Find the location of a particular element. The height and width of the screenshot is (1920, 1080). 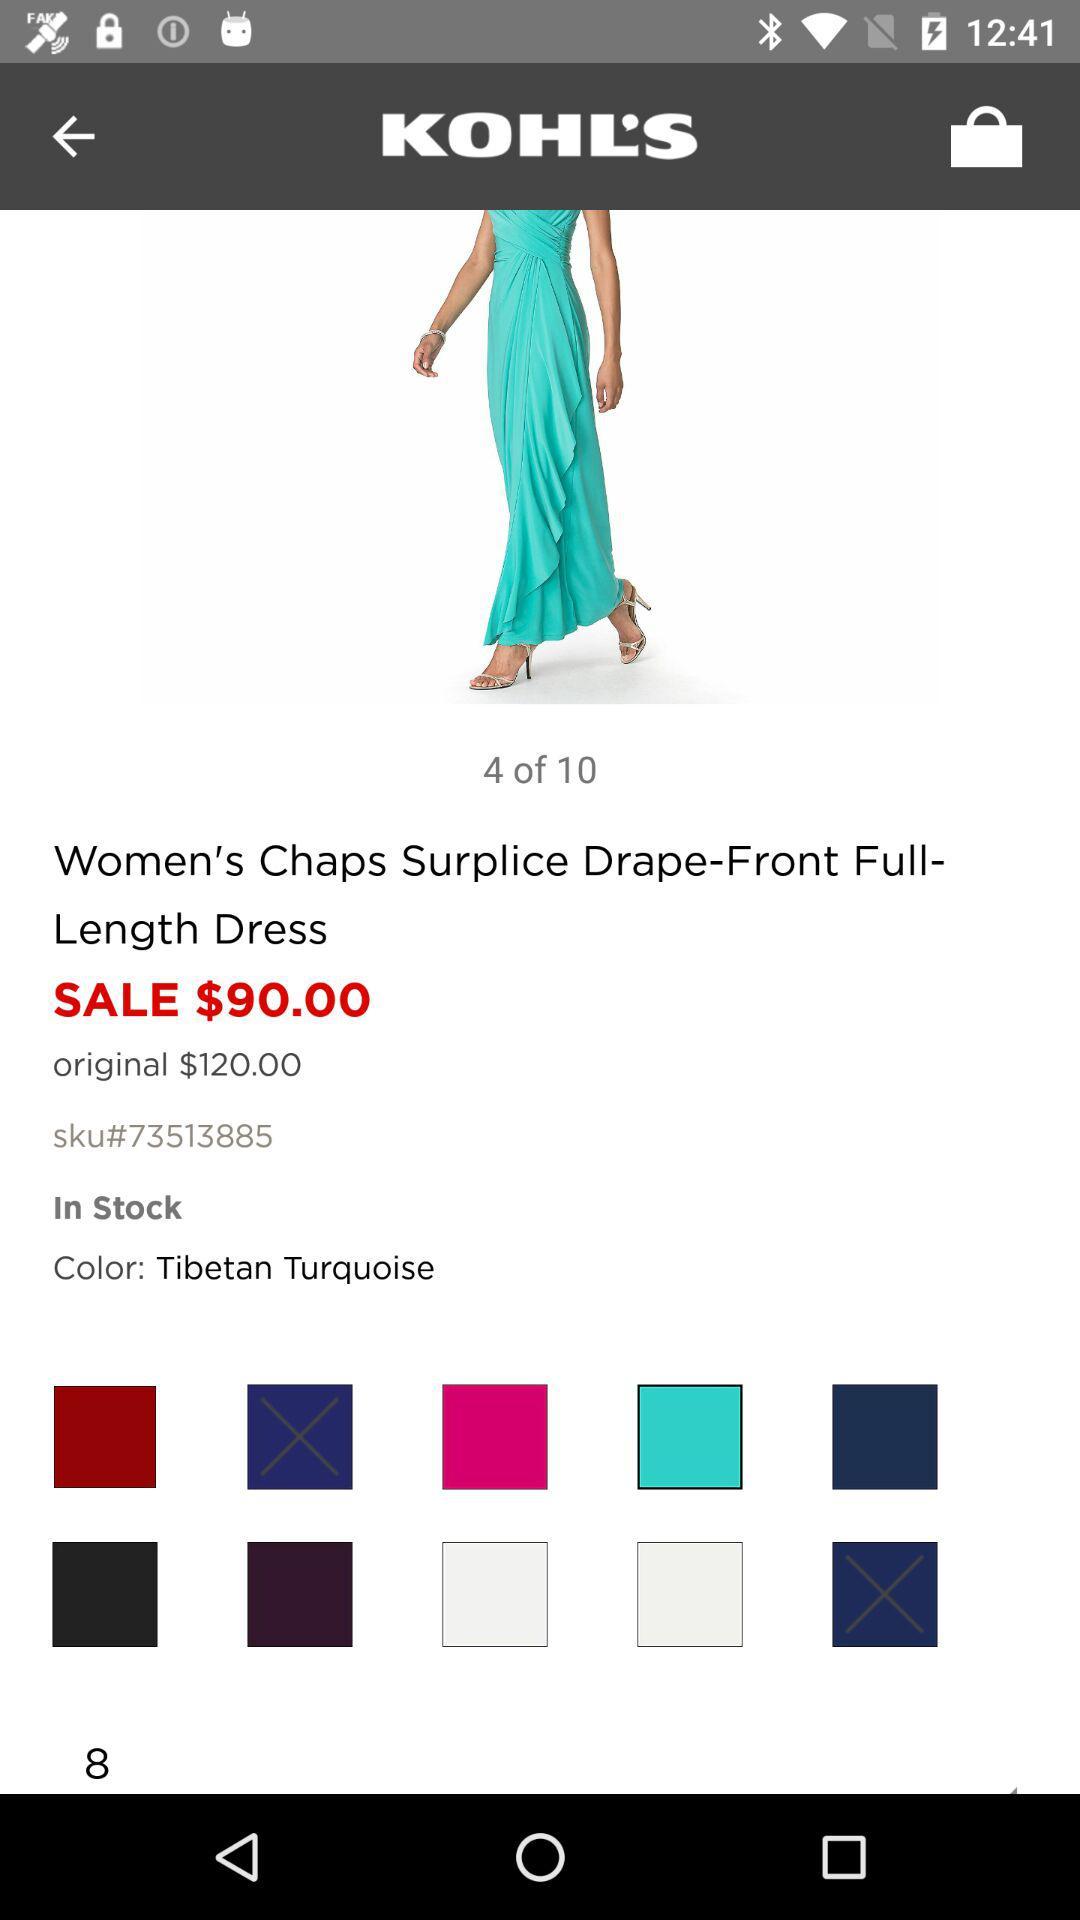

yellow dress color is located at coordinates (494, 1593).